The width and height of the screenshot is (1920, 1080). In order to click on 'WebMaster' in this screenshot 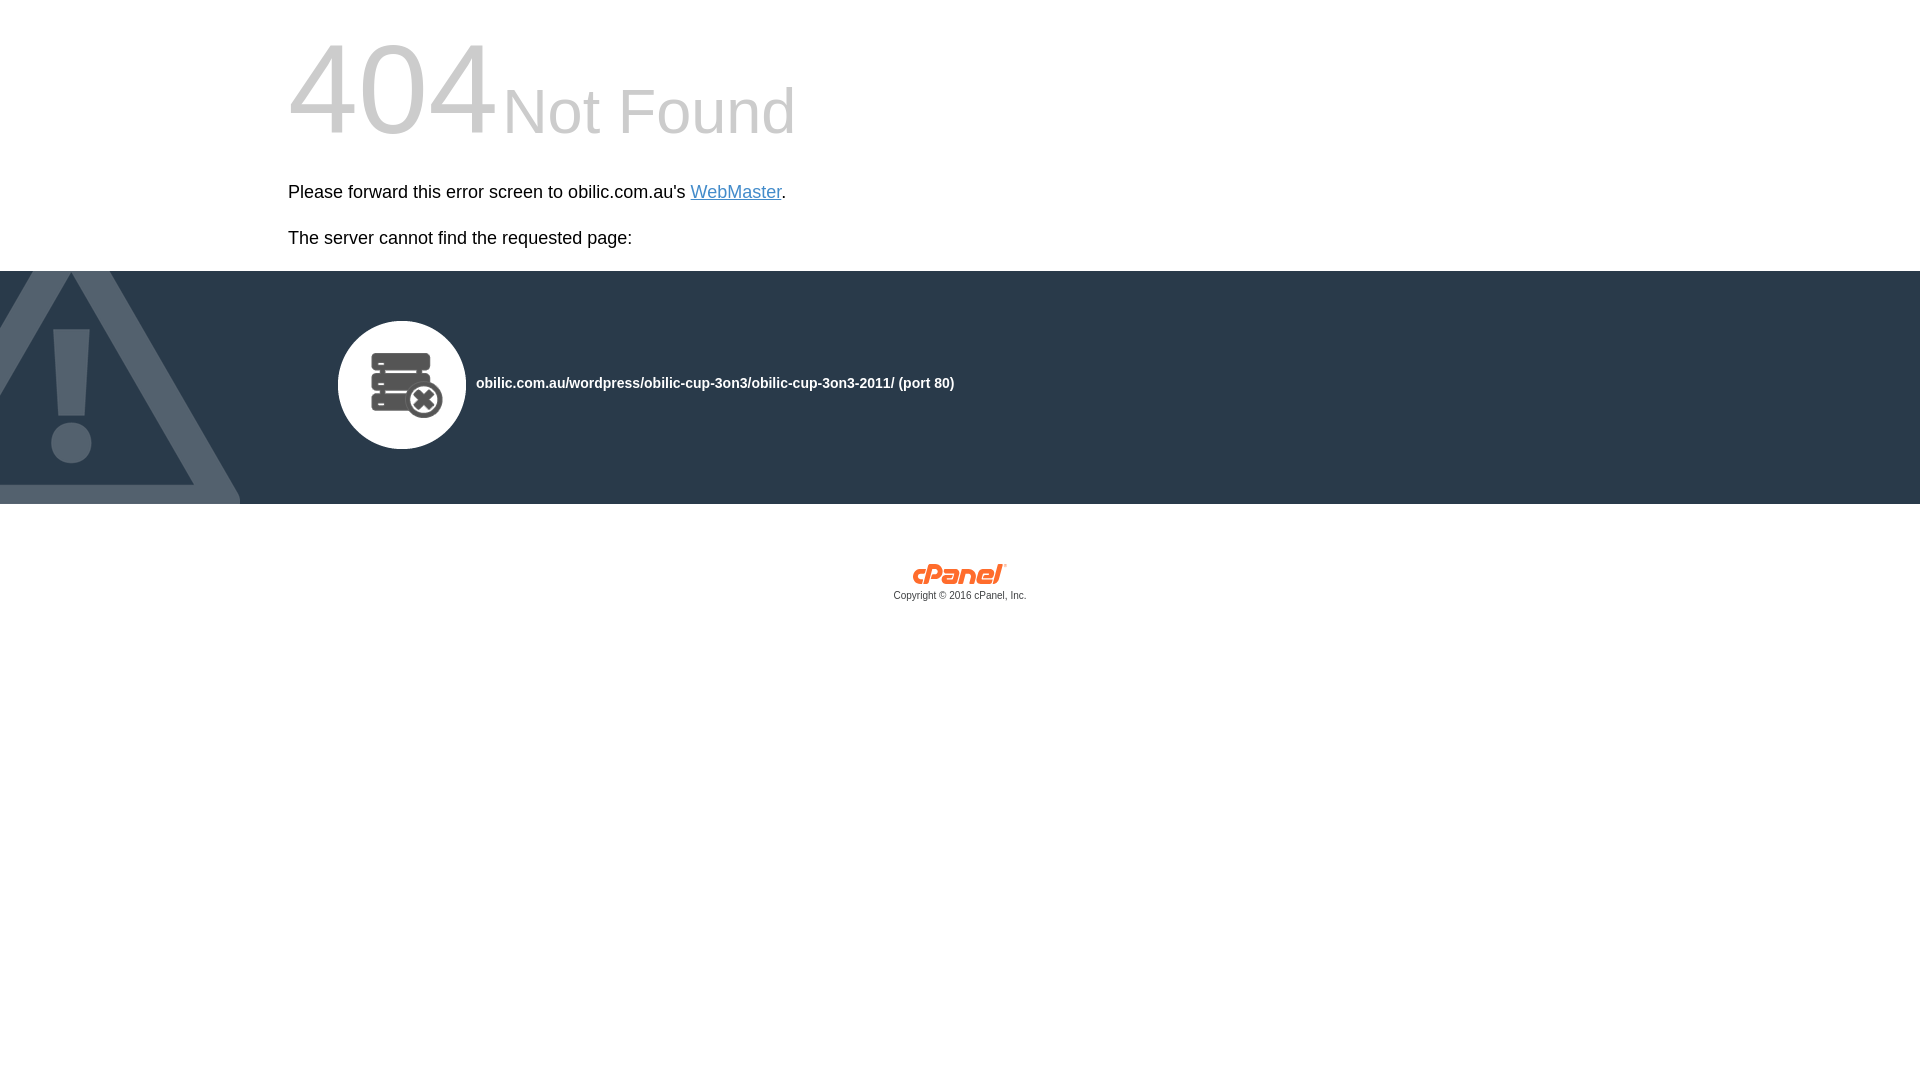, I will do `click(735, 192)`.